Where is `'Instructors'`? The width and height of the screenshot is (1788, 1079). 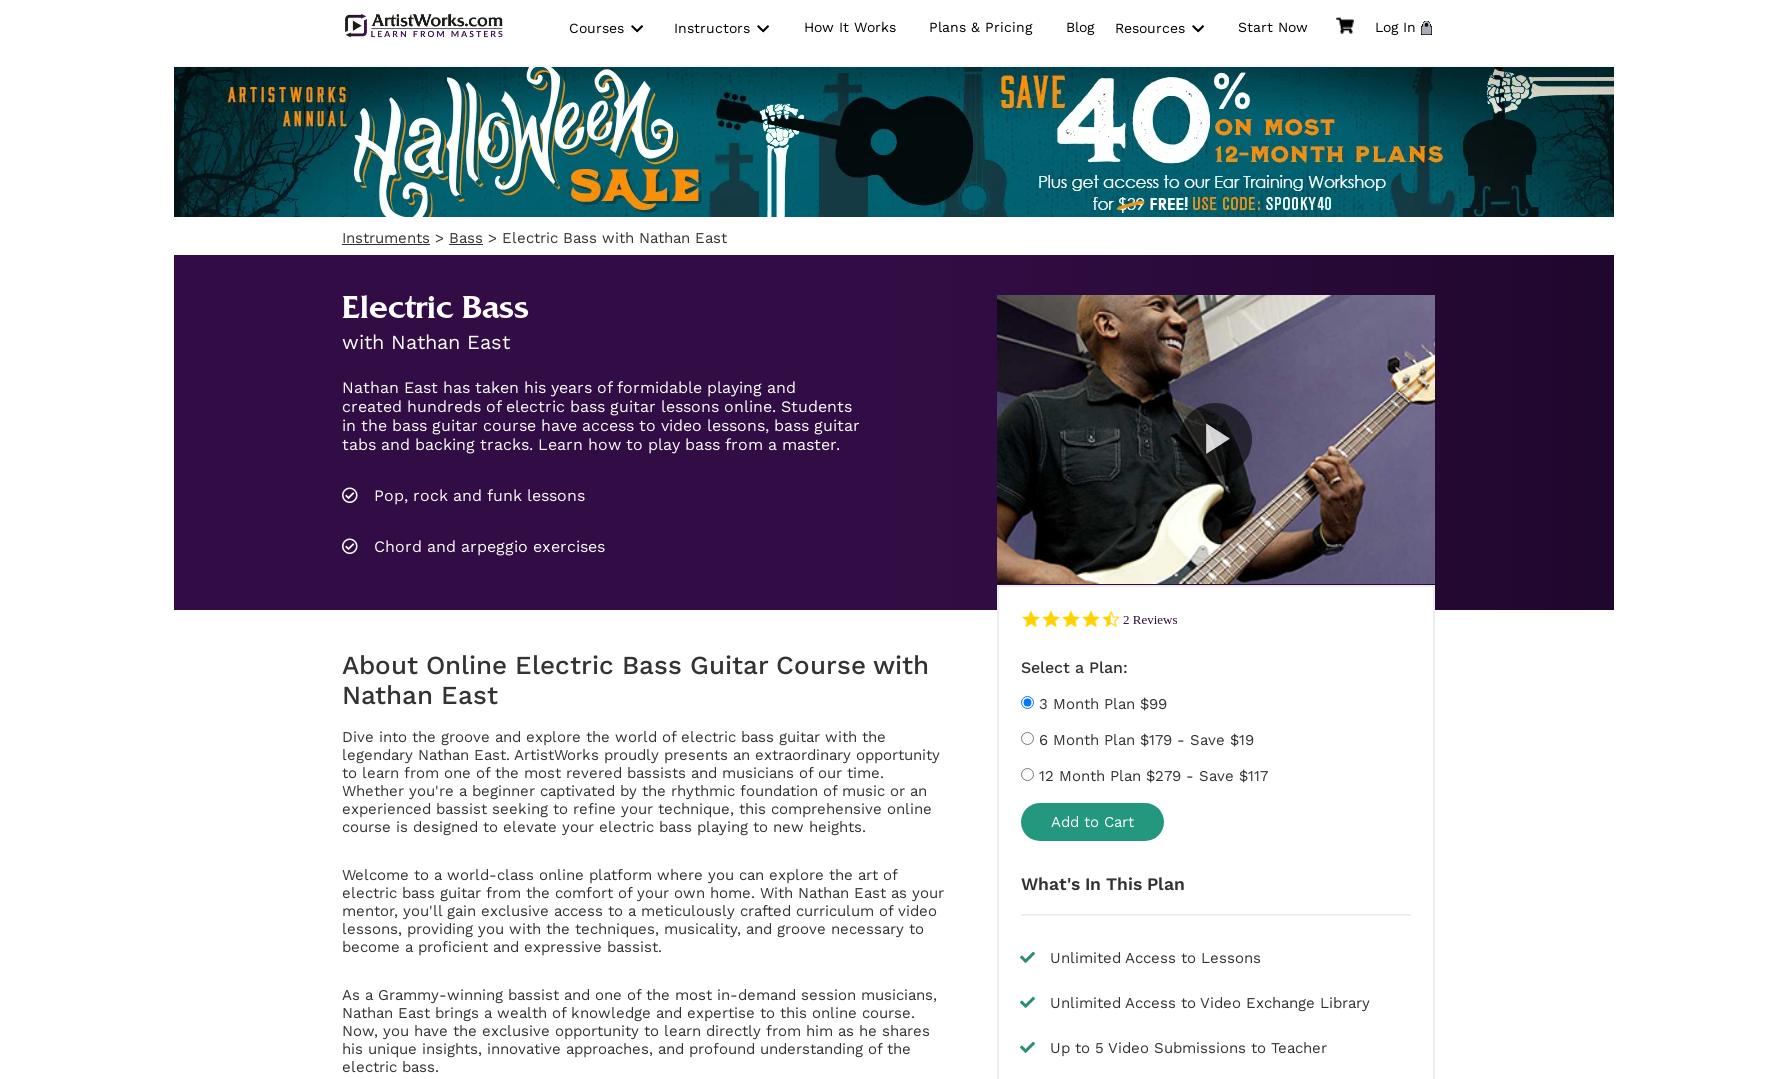 'Instructors' is located at coordinates (713, 27).